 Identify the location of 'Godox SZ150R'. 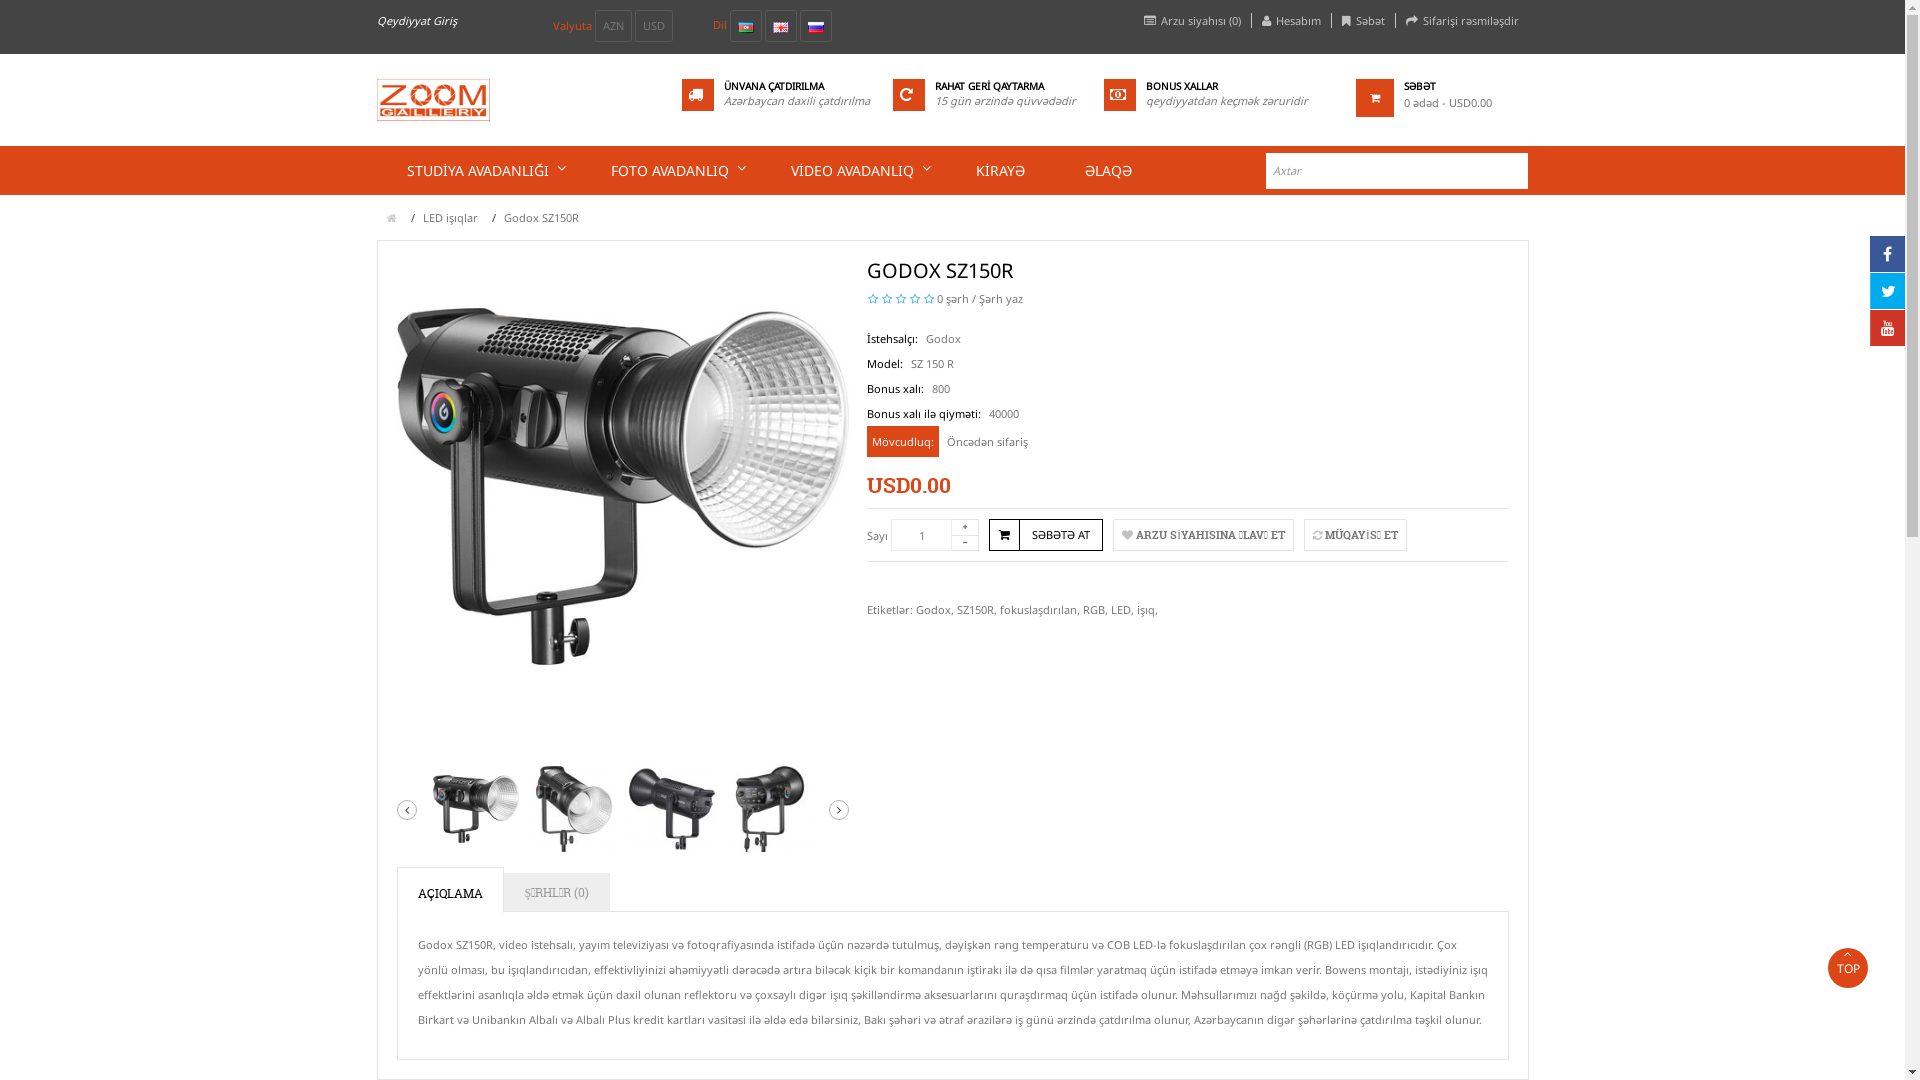
(541, 217).